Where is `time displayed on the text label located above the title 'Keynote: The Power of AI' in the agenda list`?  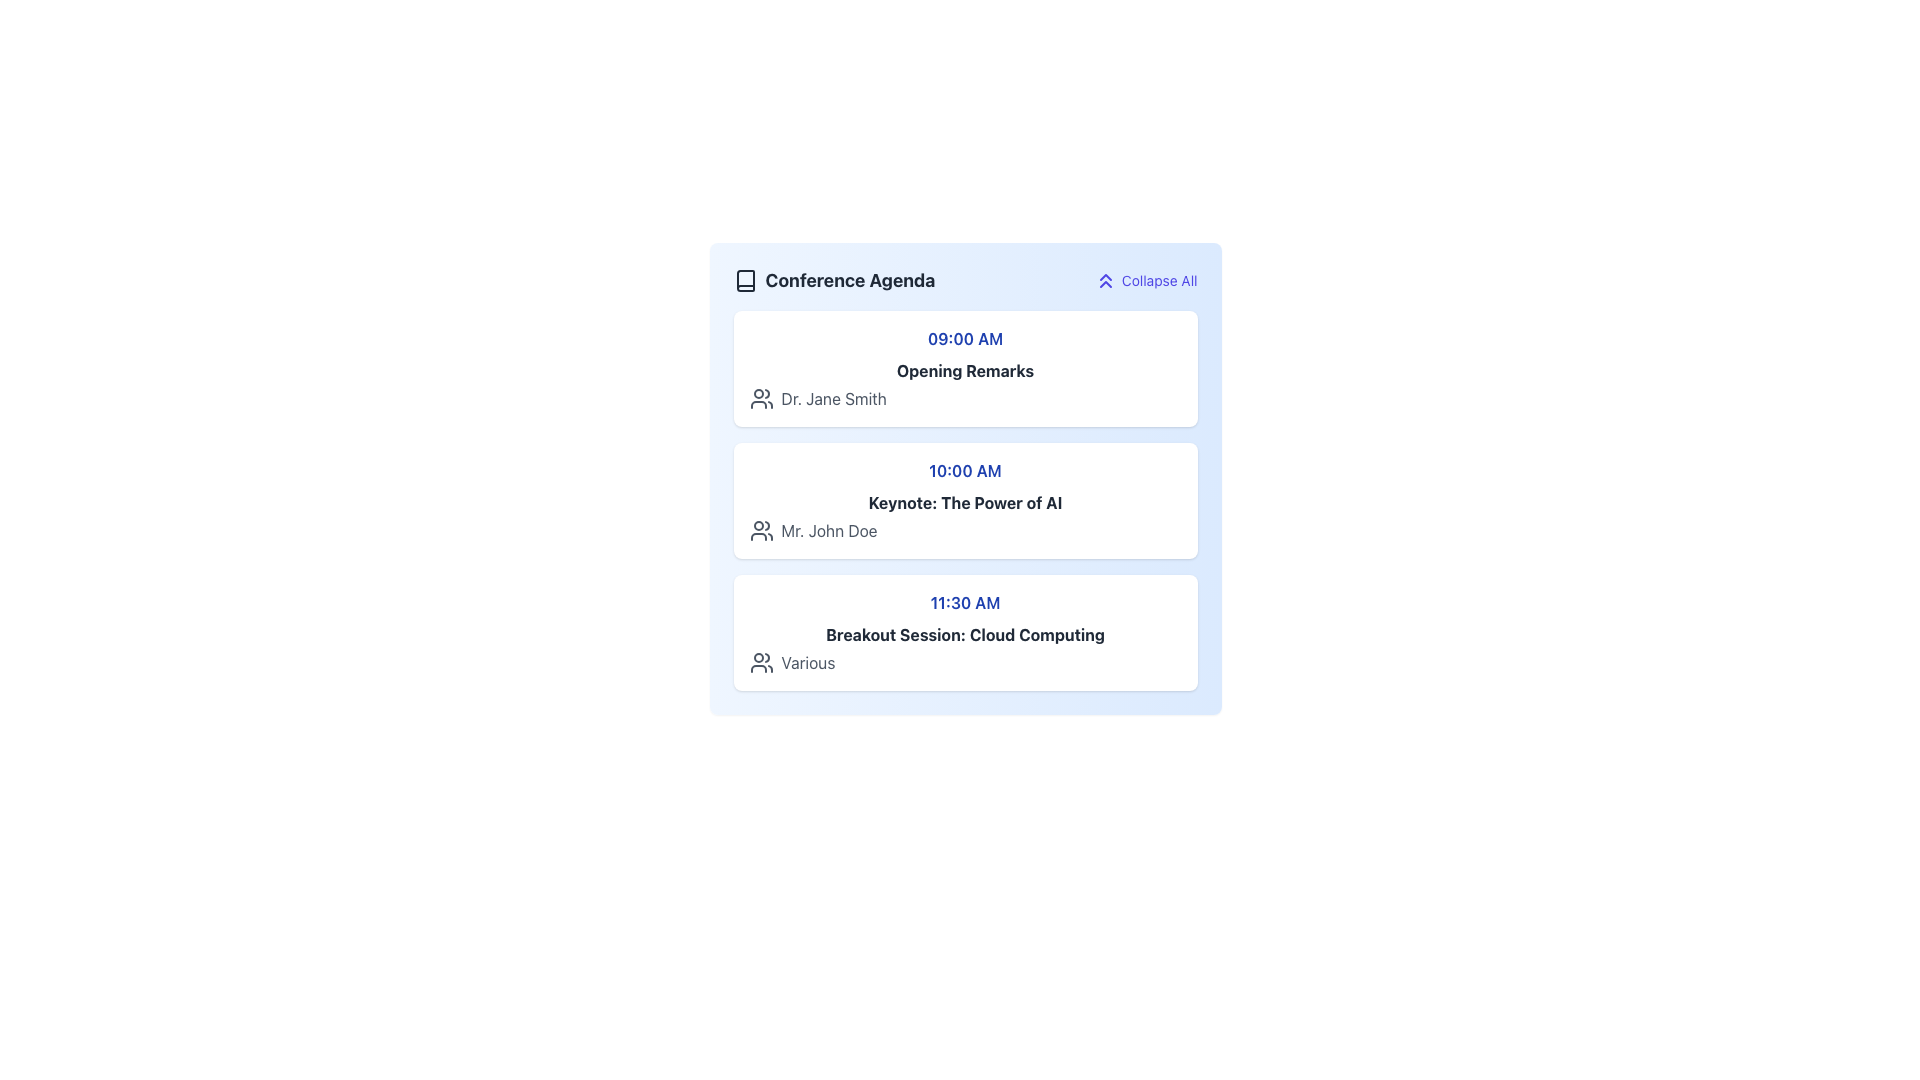
time displayed on the text label located above the title 'Keynote: The Power of AI' in the agenda list is located at coordinates (965, 470).